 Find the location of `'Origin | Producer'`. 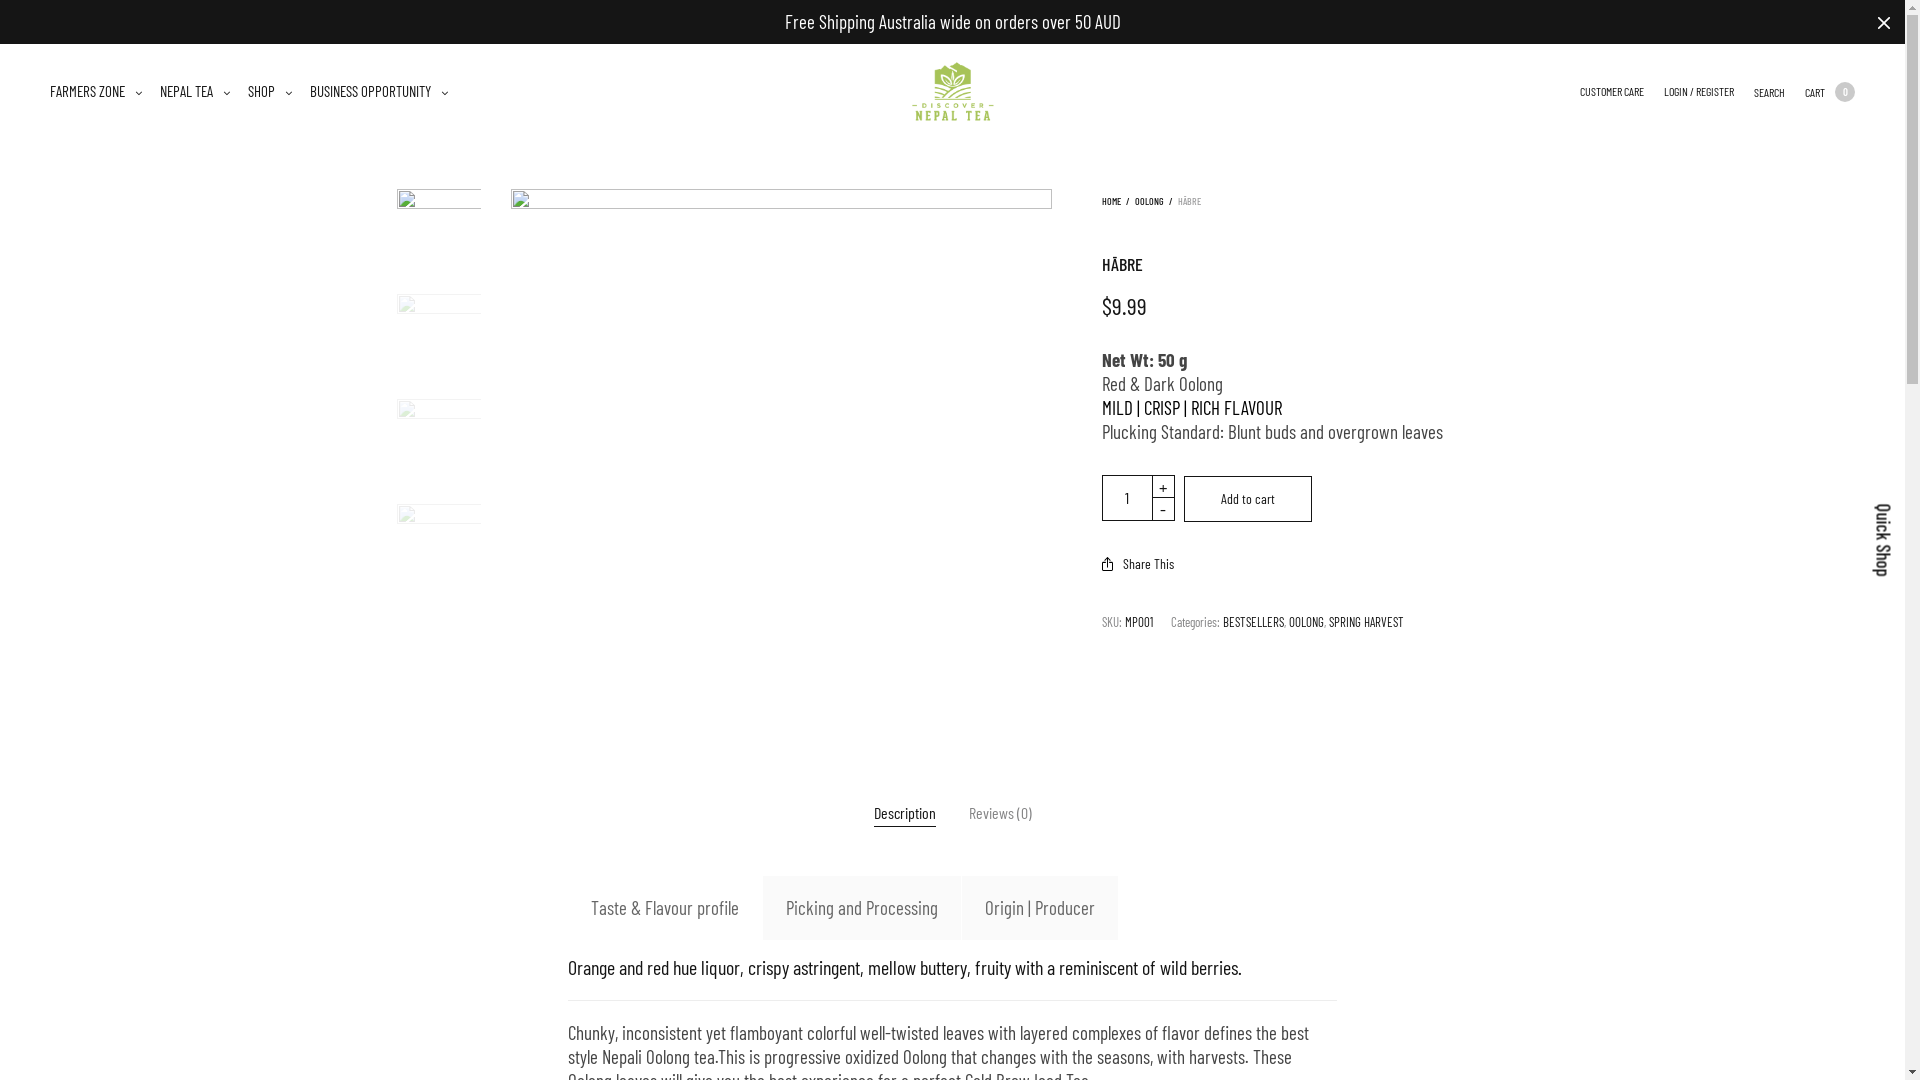

'Origin | Producer' is located at coordinates (1040, 907).